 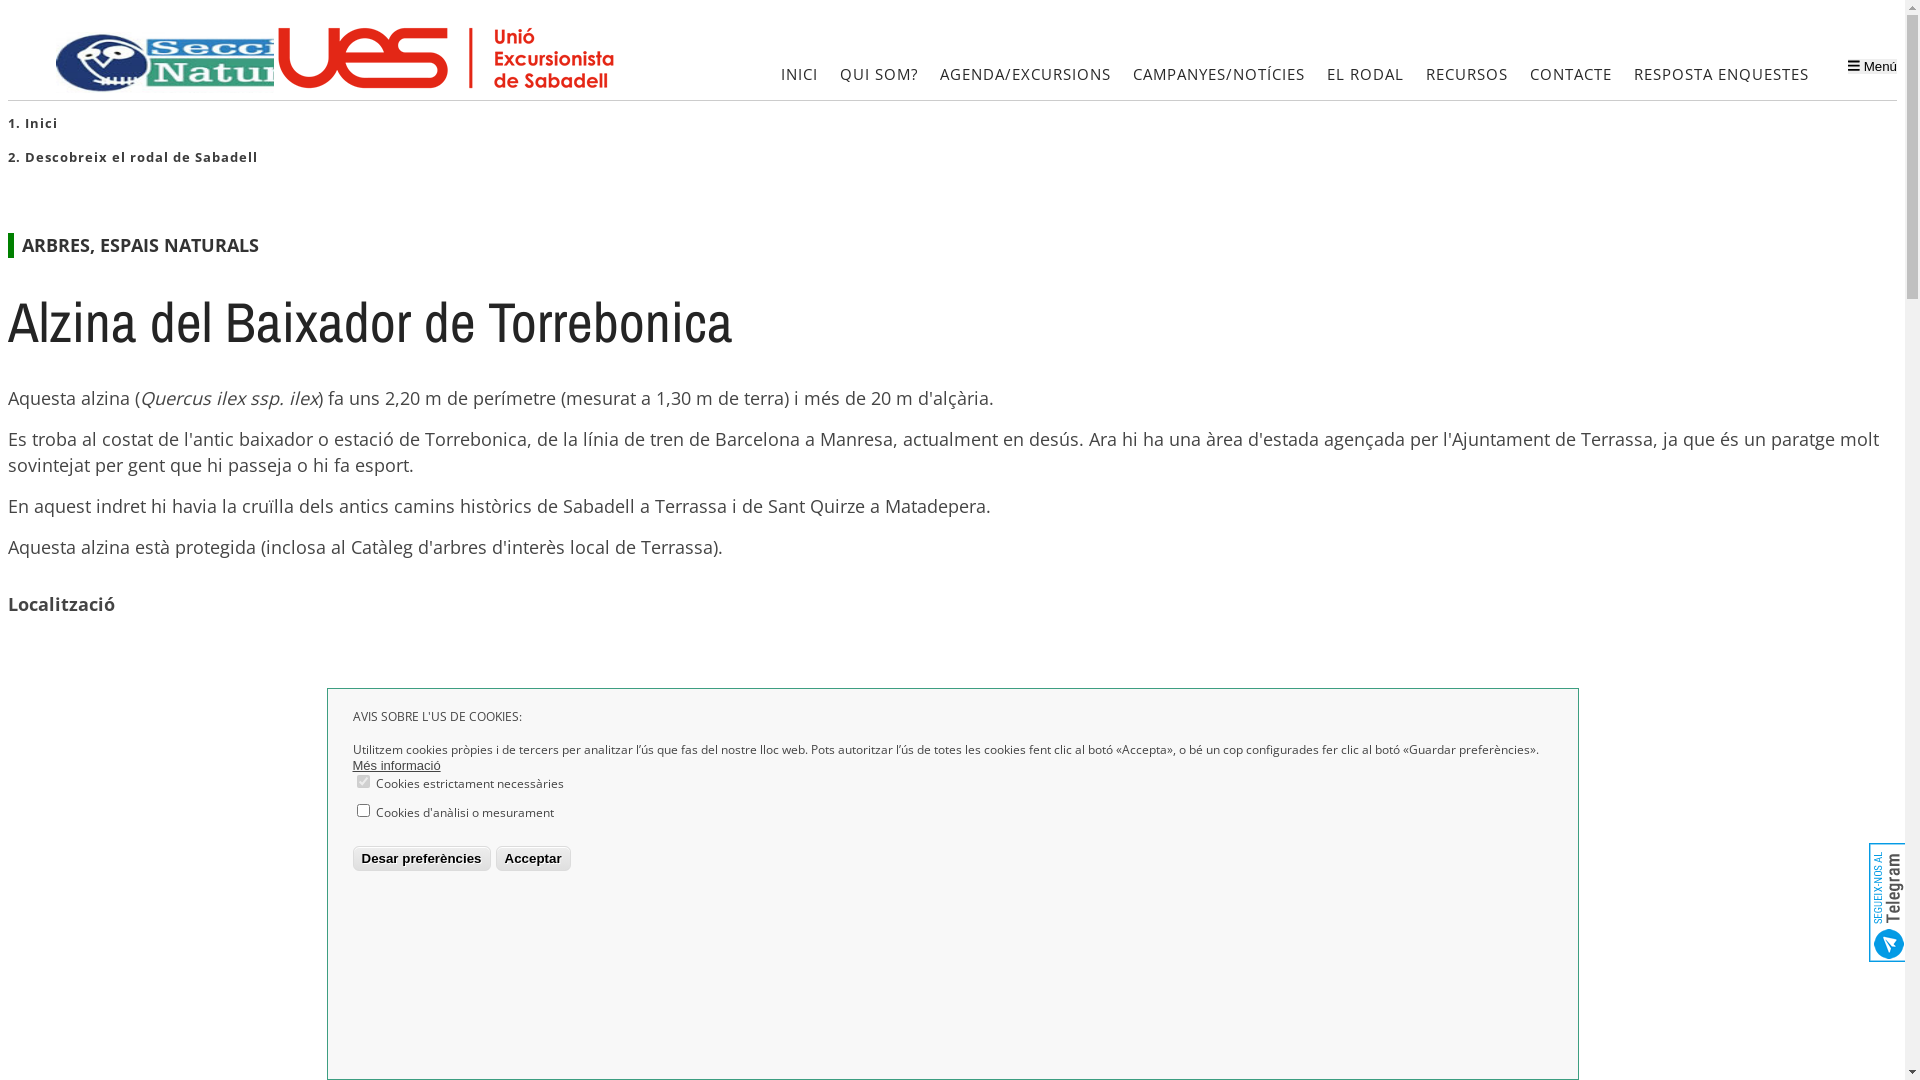 I want to click on 'Acceptar', so click(x=533, y=858).